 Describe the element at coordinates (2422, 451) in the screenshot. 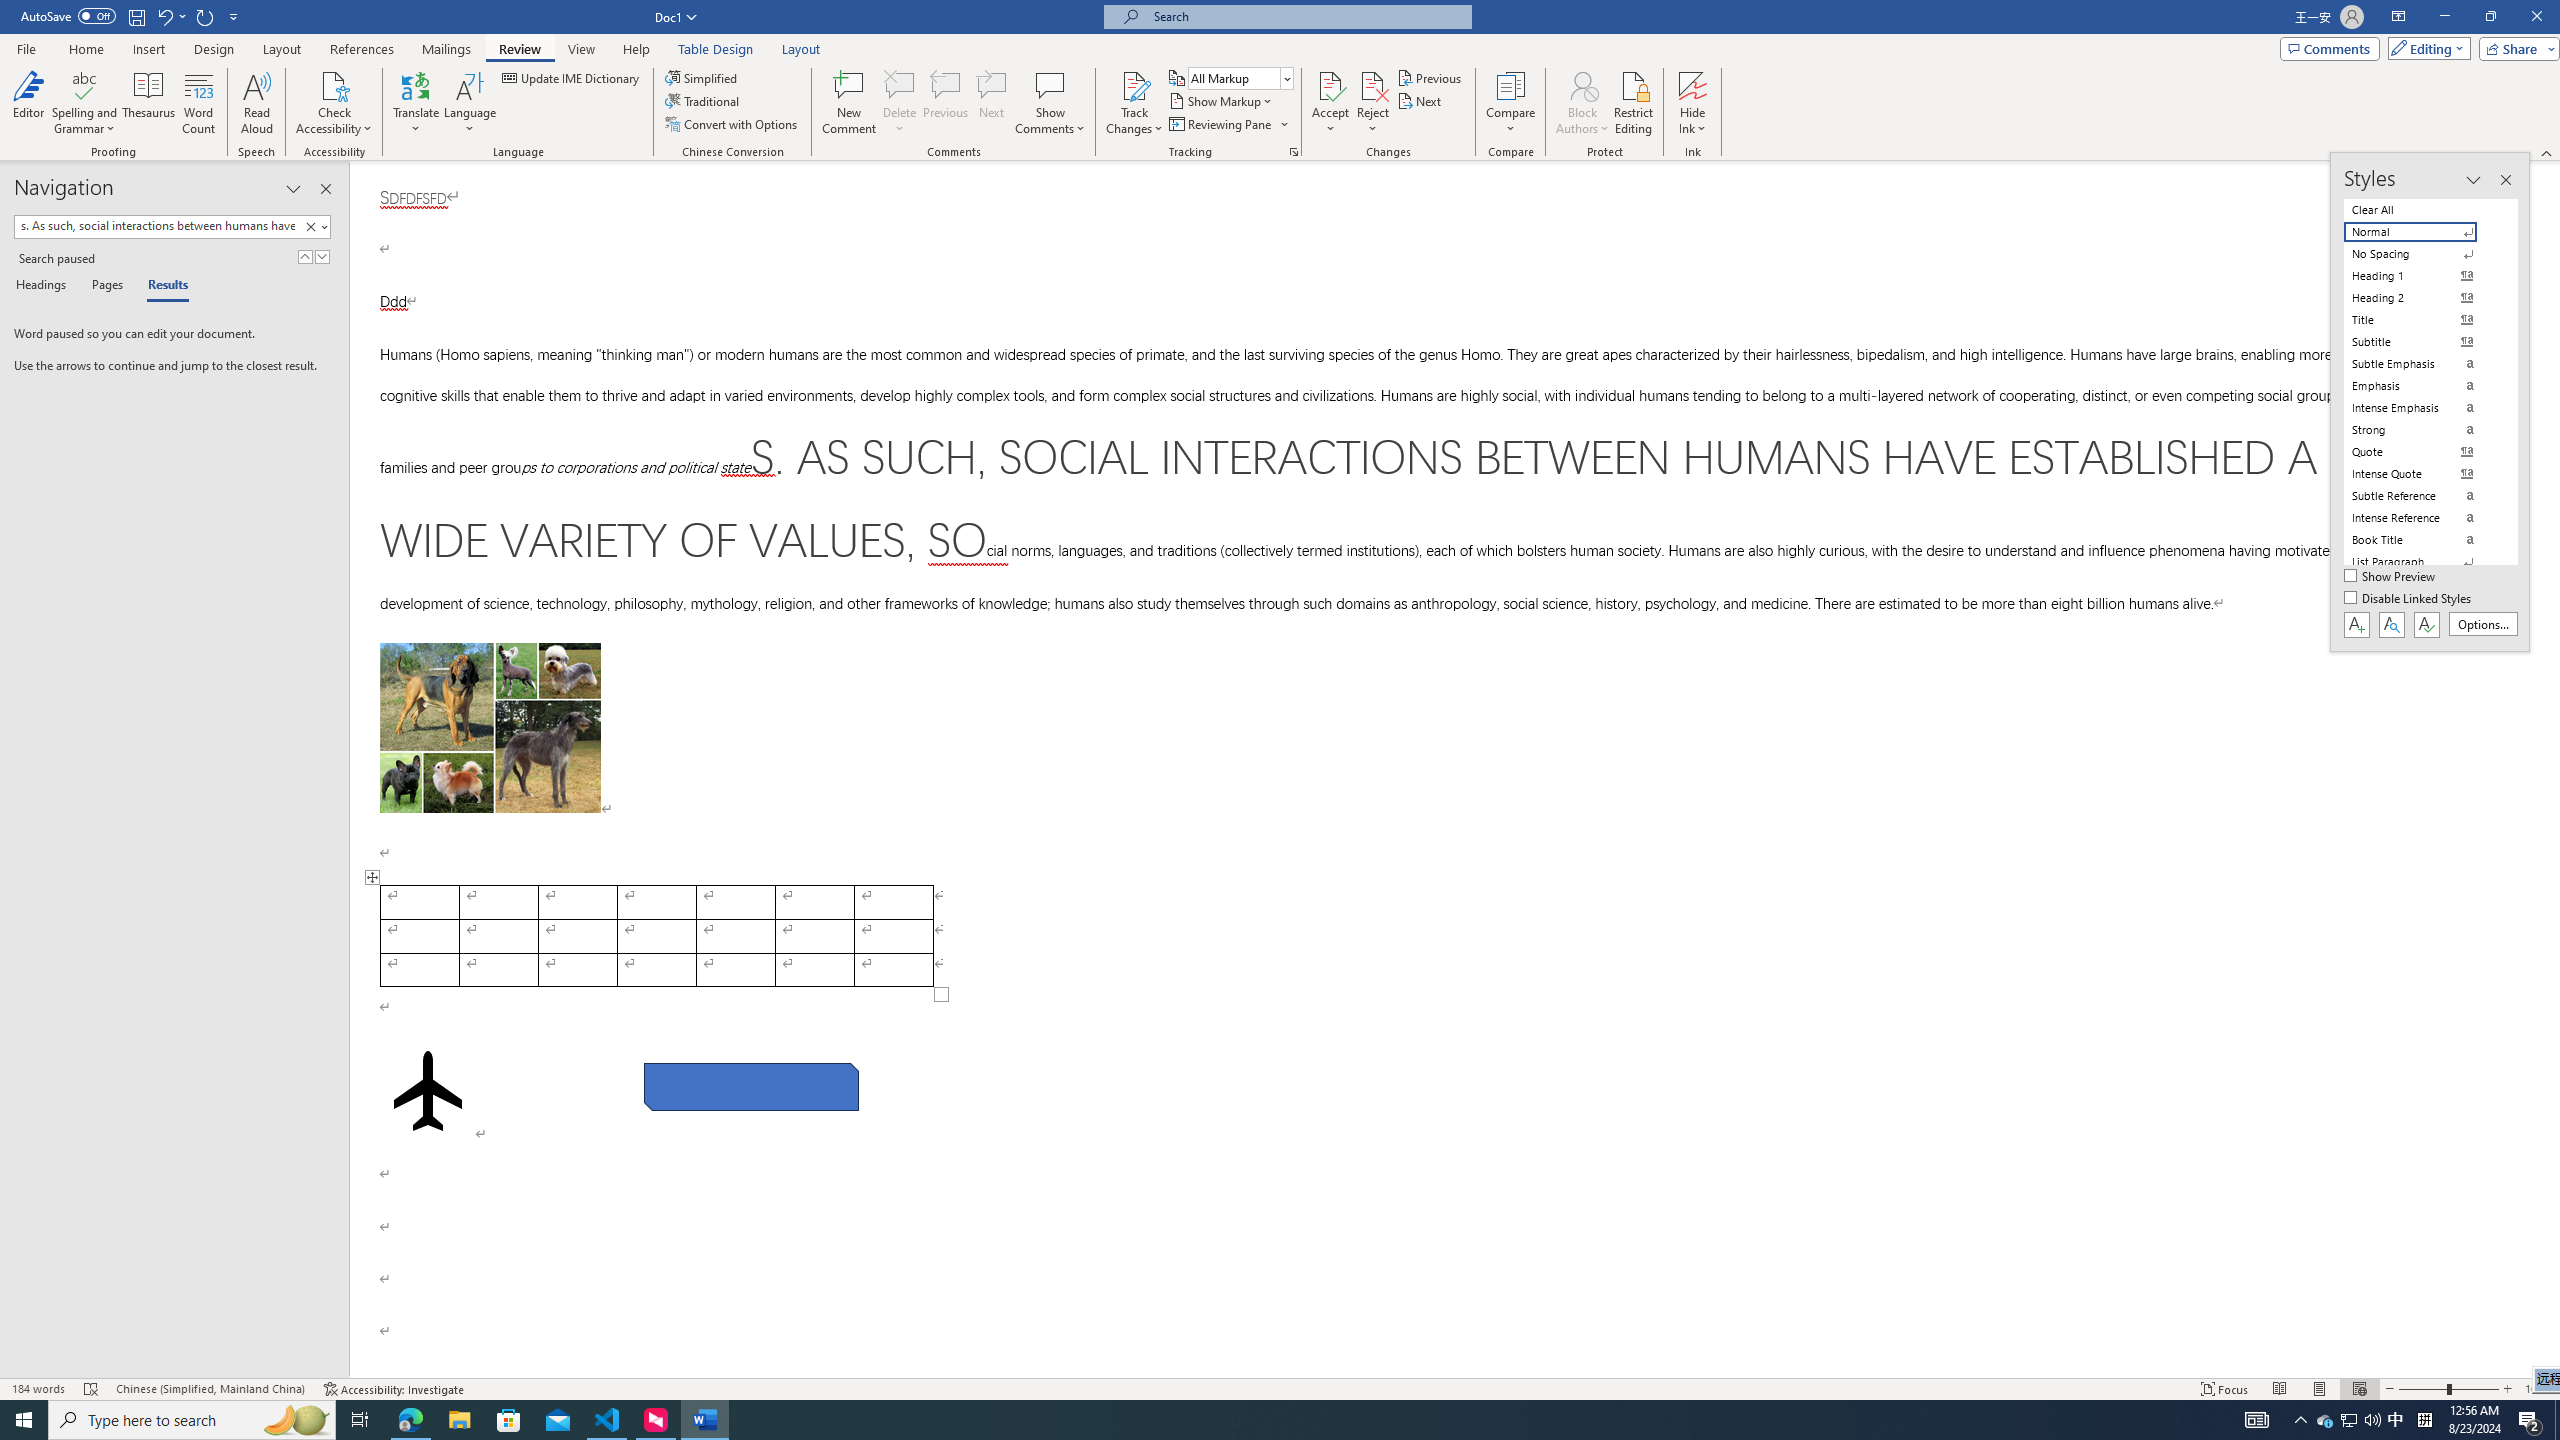

I see `'Quote'` at that location.